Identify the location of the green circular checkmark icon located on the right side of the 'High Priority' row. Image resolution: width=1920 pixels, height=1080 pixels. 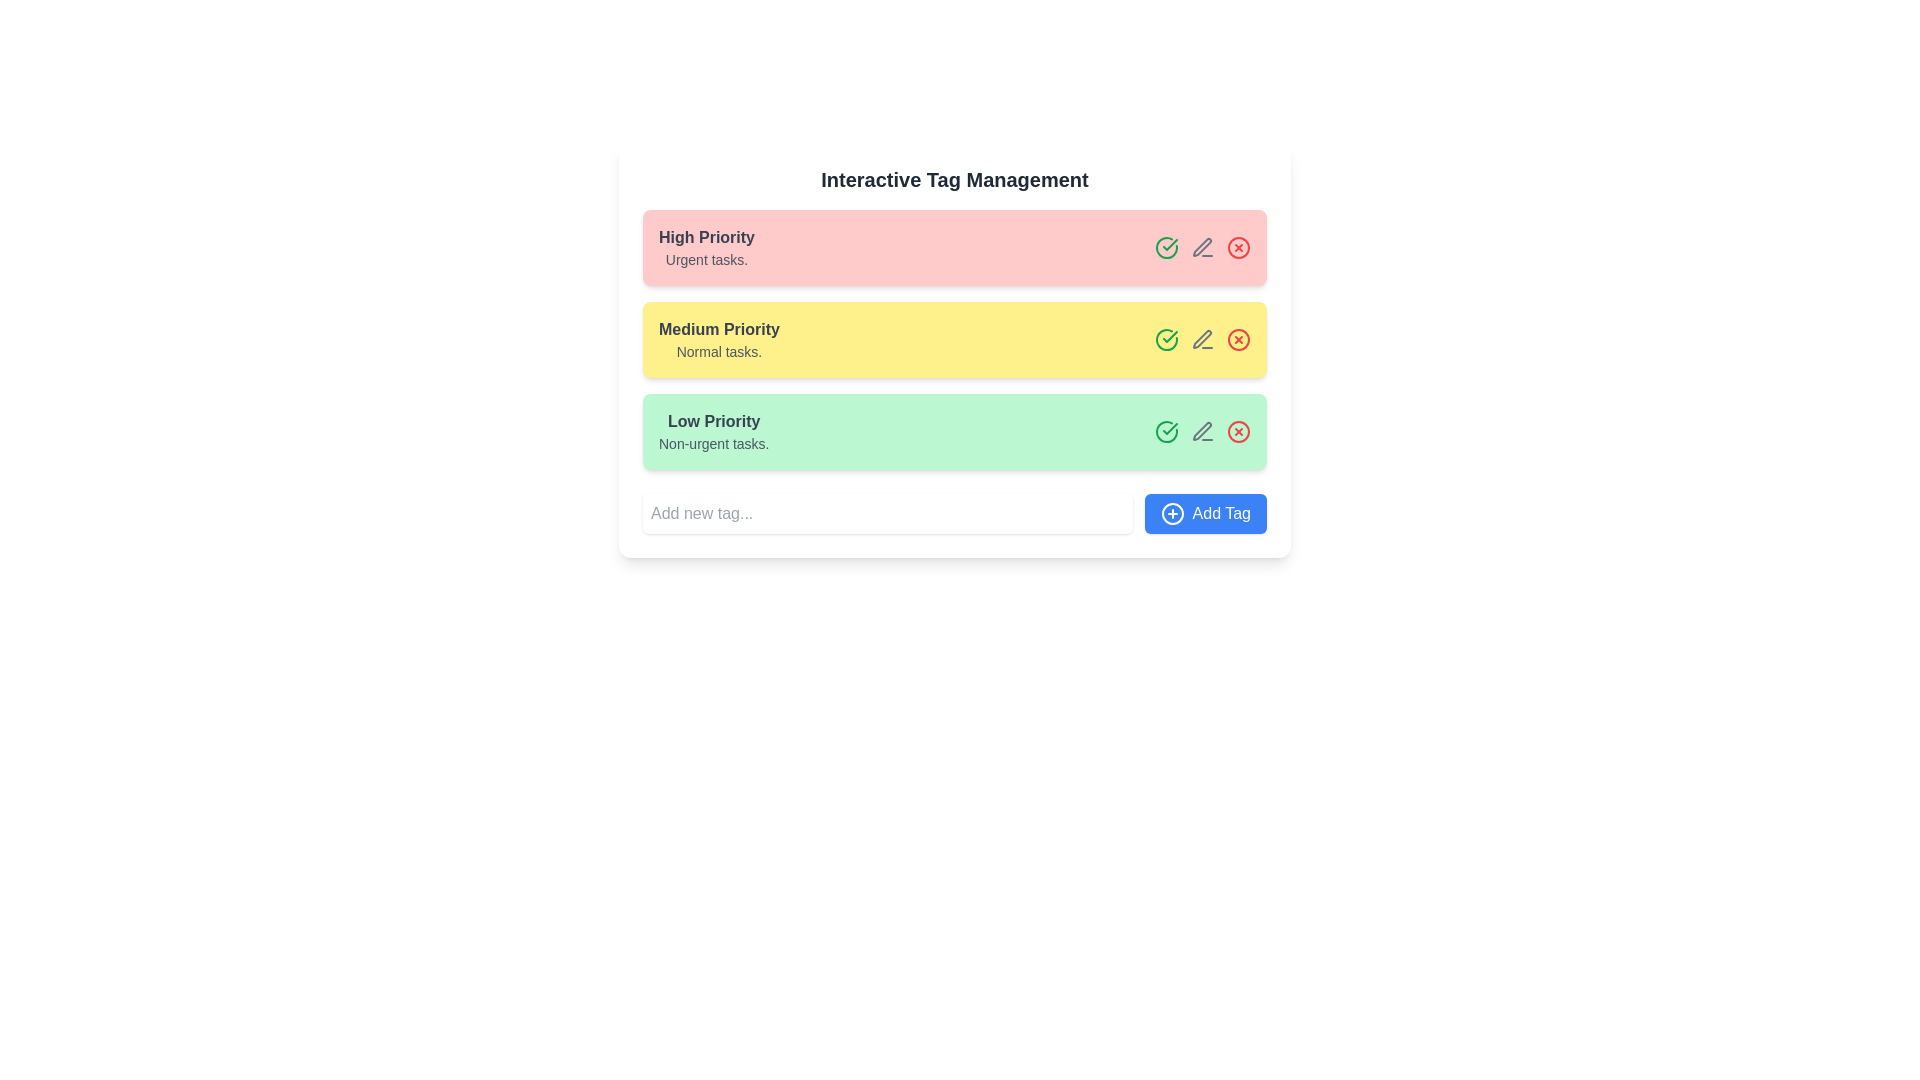
(1166, 246).